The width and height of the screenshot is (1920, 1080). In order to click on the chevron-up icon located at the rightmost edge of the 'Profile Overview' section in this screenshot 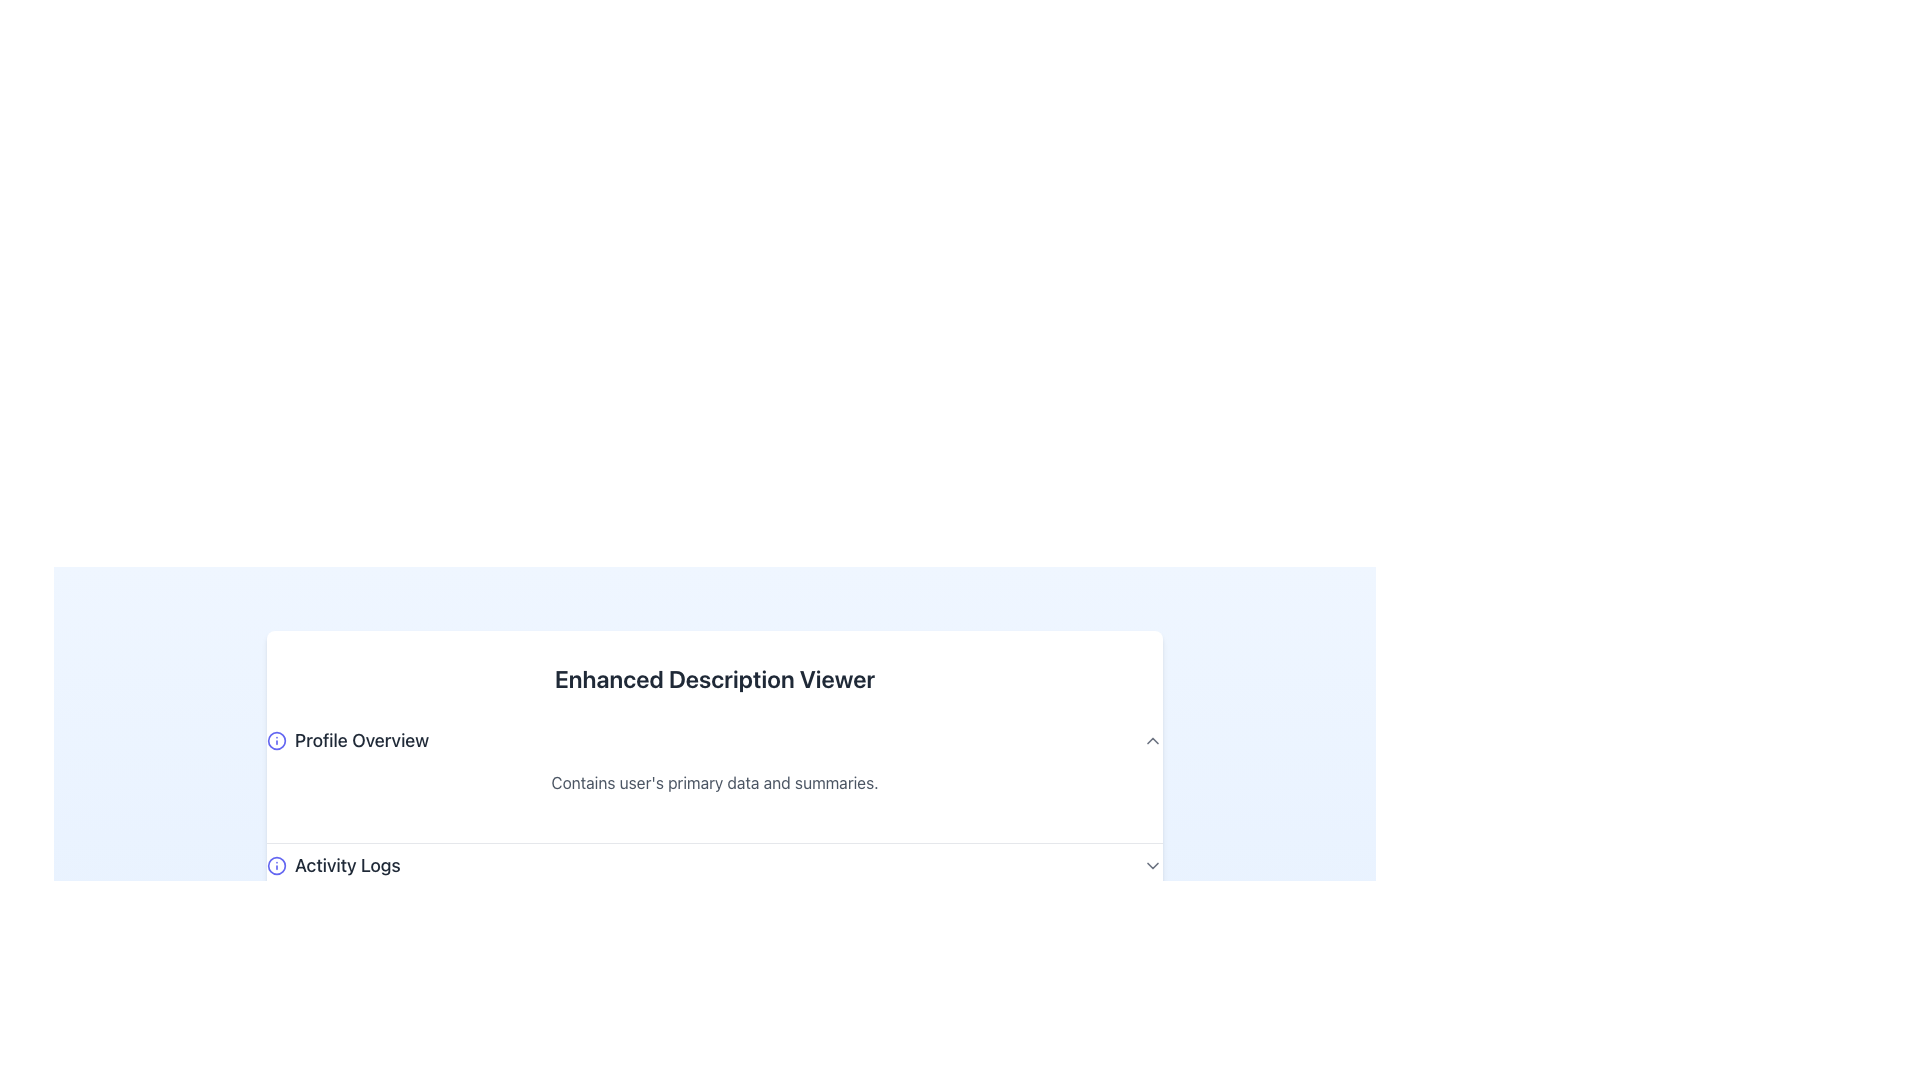, I will do `click(1152, 740)`.